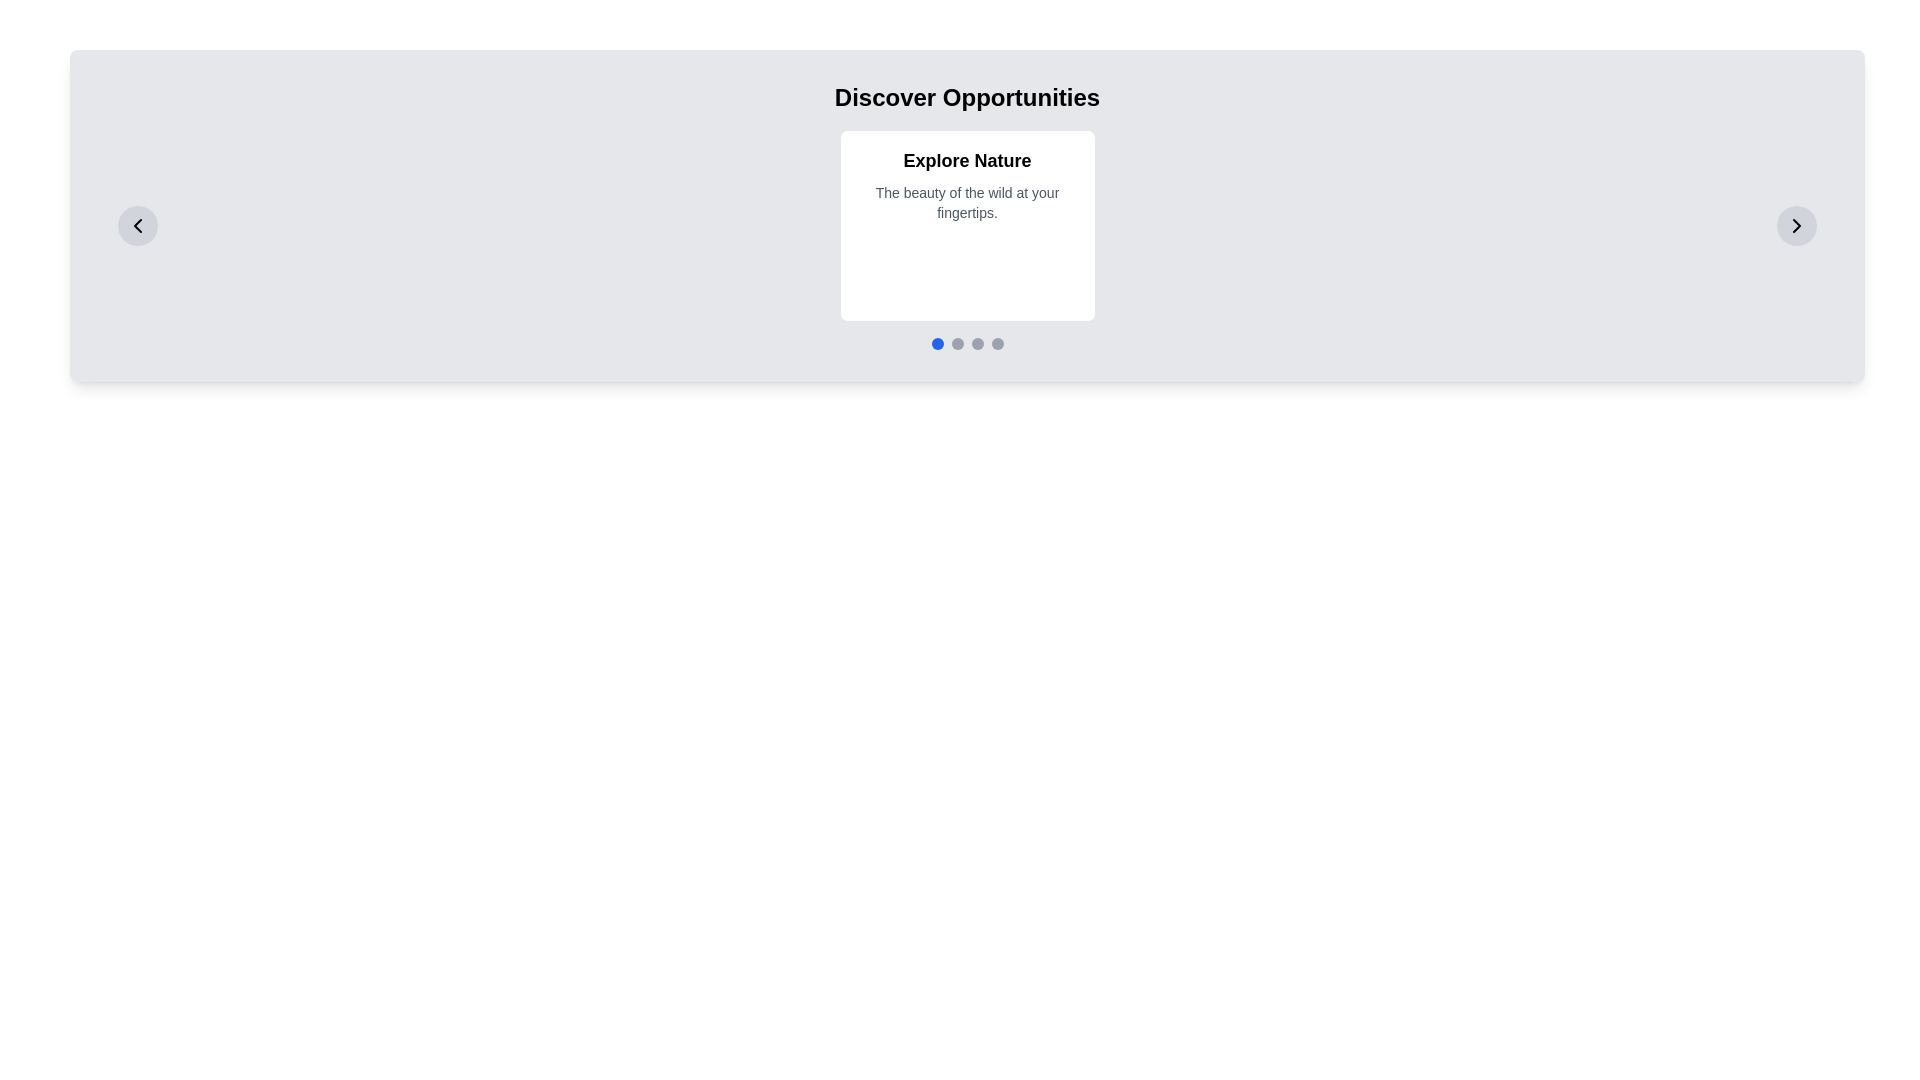 The image size is (1920, 1080). Describe the element at coordinates (1796, 225) in the screenshot. I see `the right-side navigational arrow icon within the circular button that serves as the carousel navigation button` at that location.